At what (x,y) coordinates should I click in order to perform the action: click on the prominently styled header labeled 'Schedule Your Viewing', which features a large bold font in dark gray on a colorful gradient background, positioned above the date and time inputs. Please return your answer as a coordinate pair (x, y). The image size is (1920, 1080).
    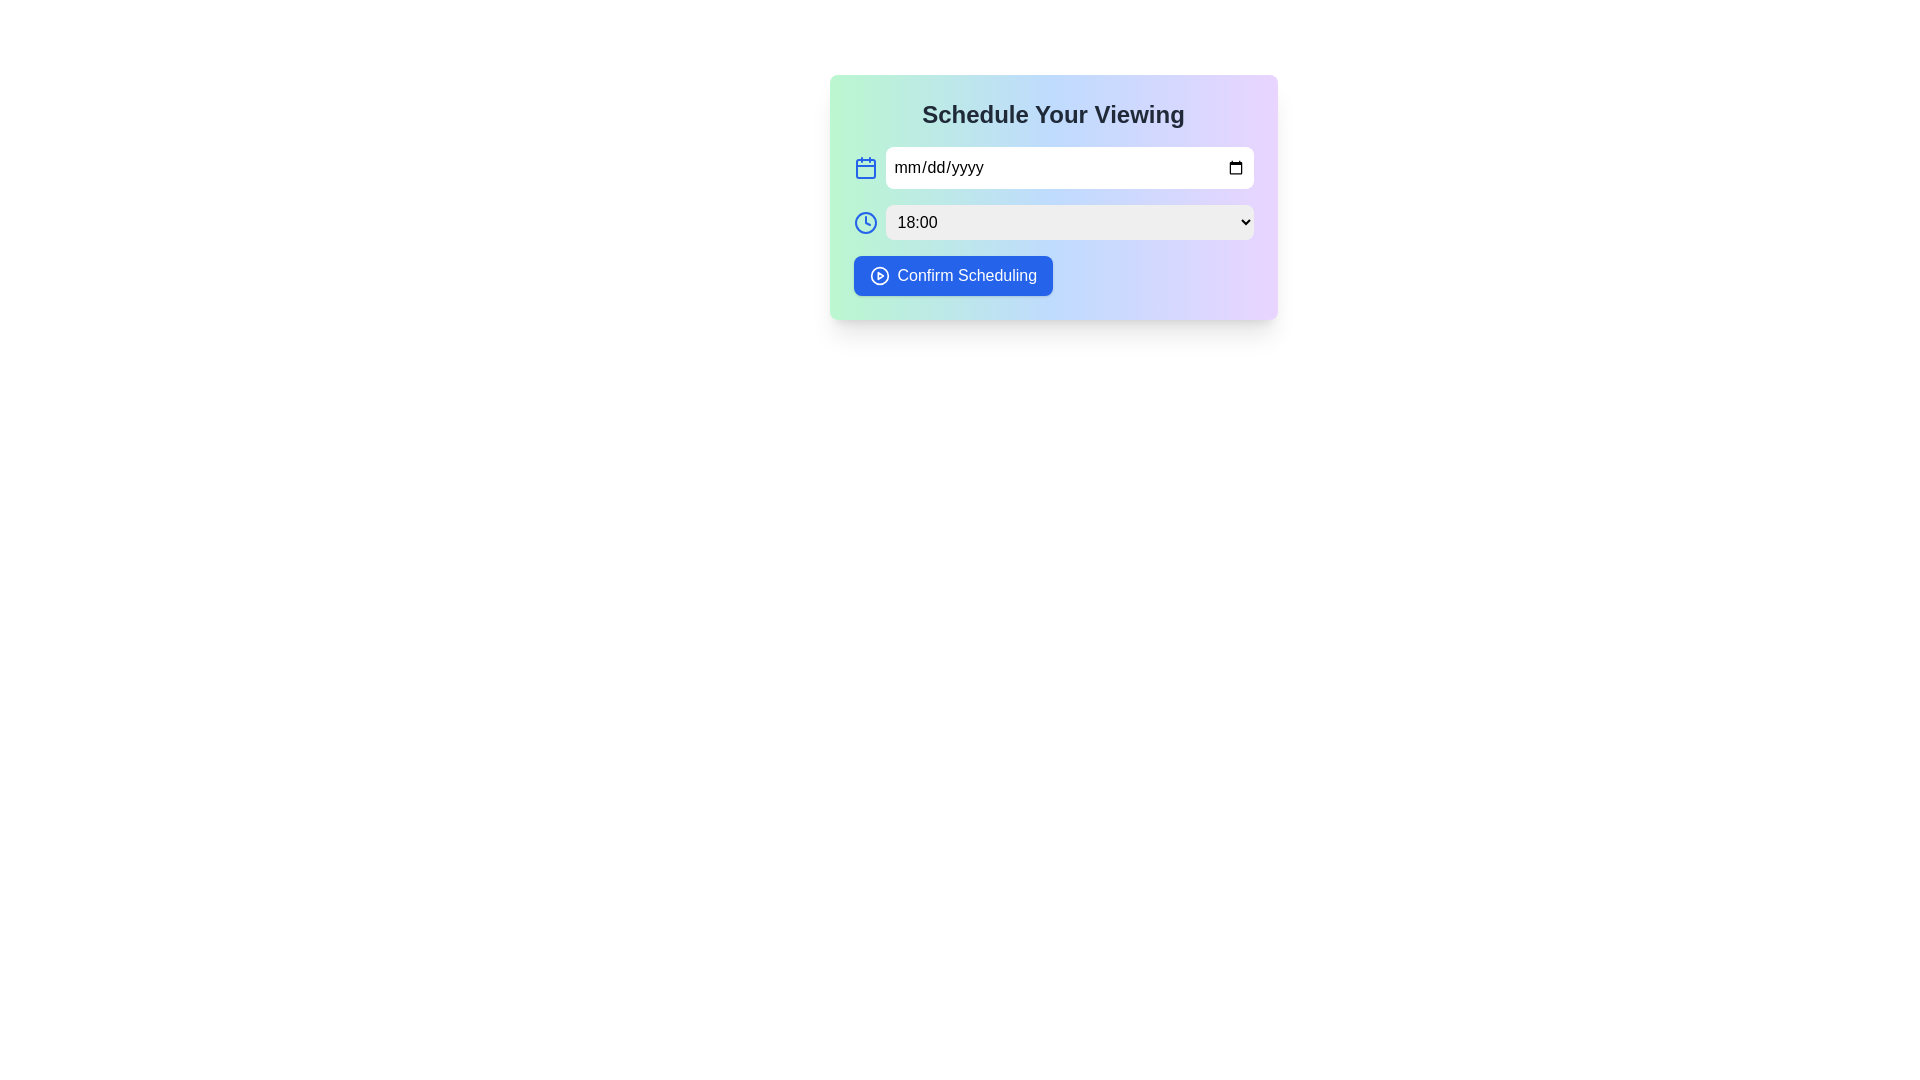
    Looking at the image, I should click on (1052, 115).